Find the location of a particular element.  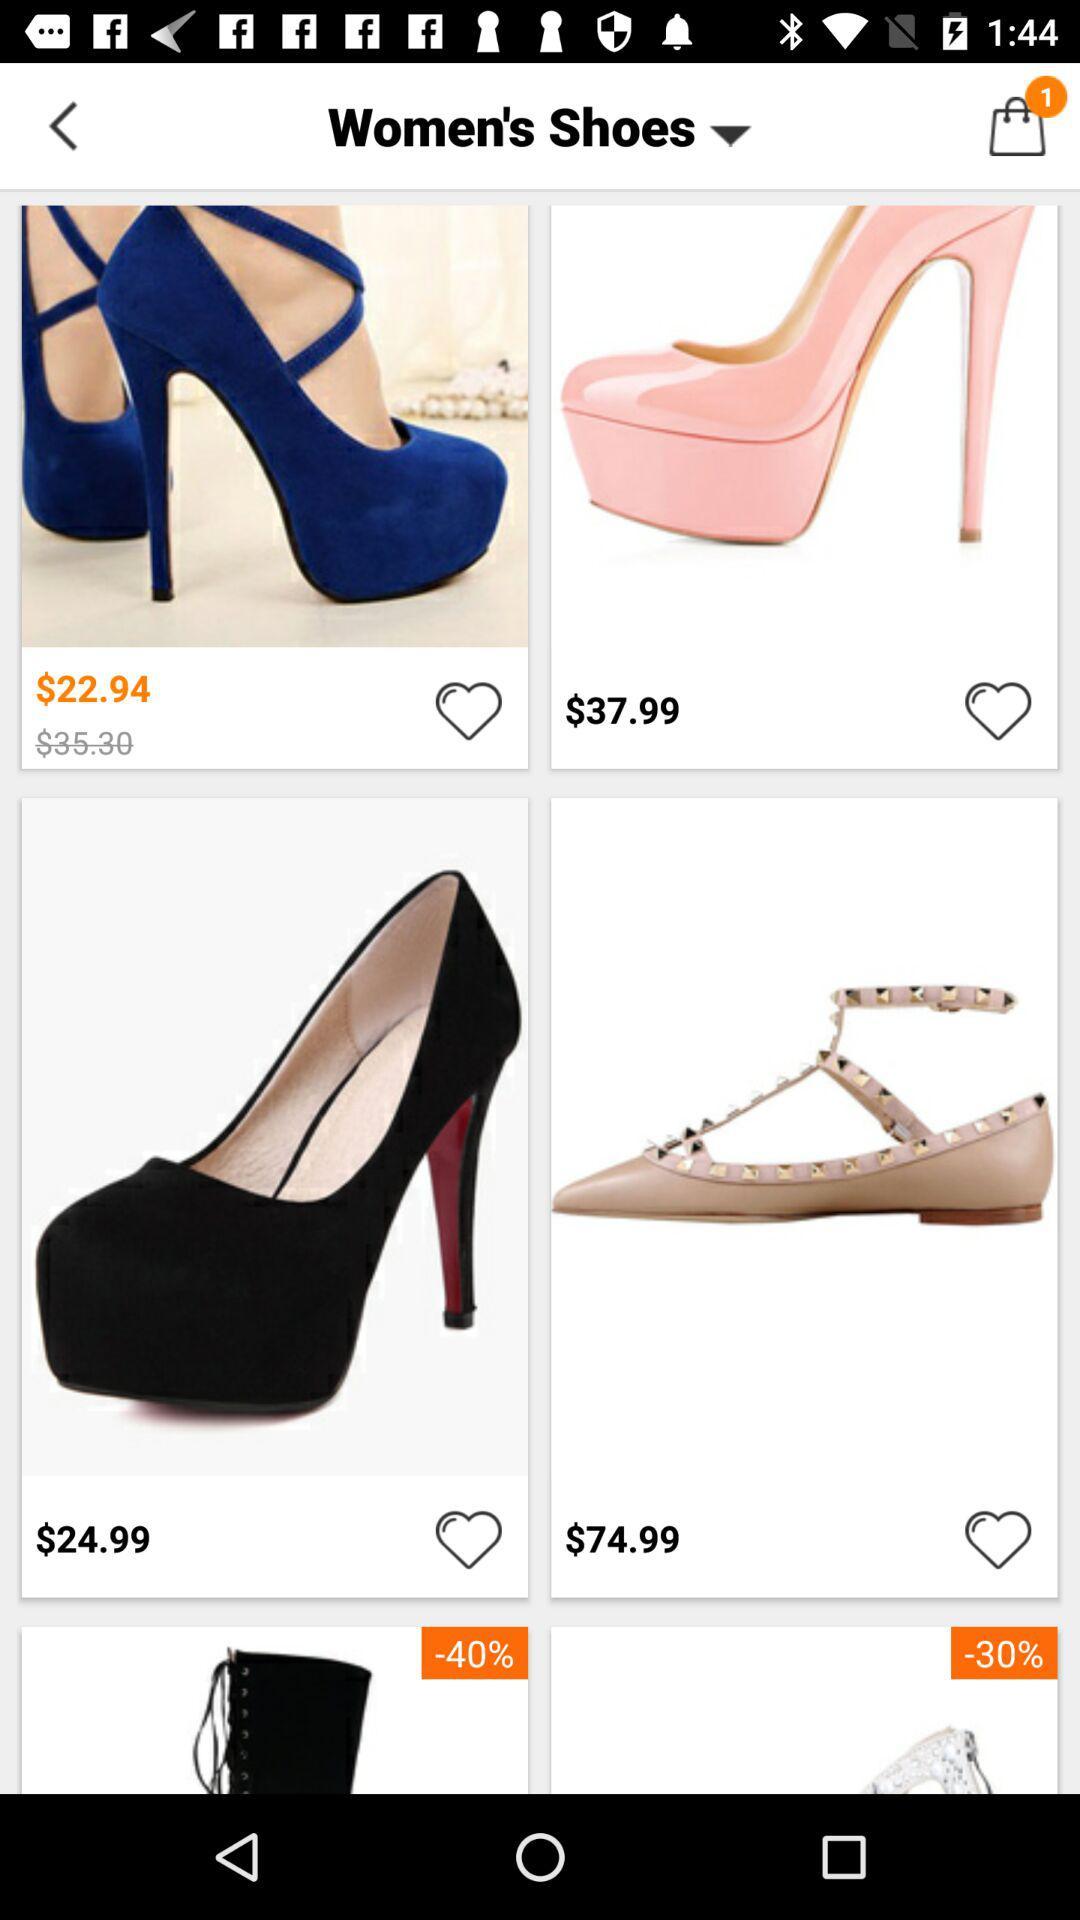

pink color shoe image is located at coordinates (803, 418).